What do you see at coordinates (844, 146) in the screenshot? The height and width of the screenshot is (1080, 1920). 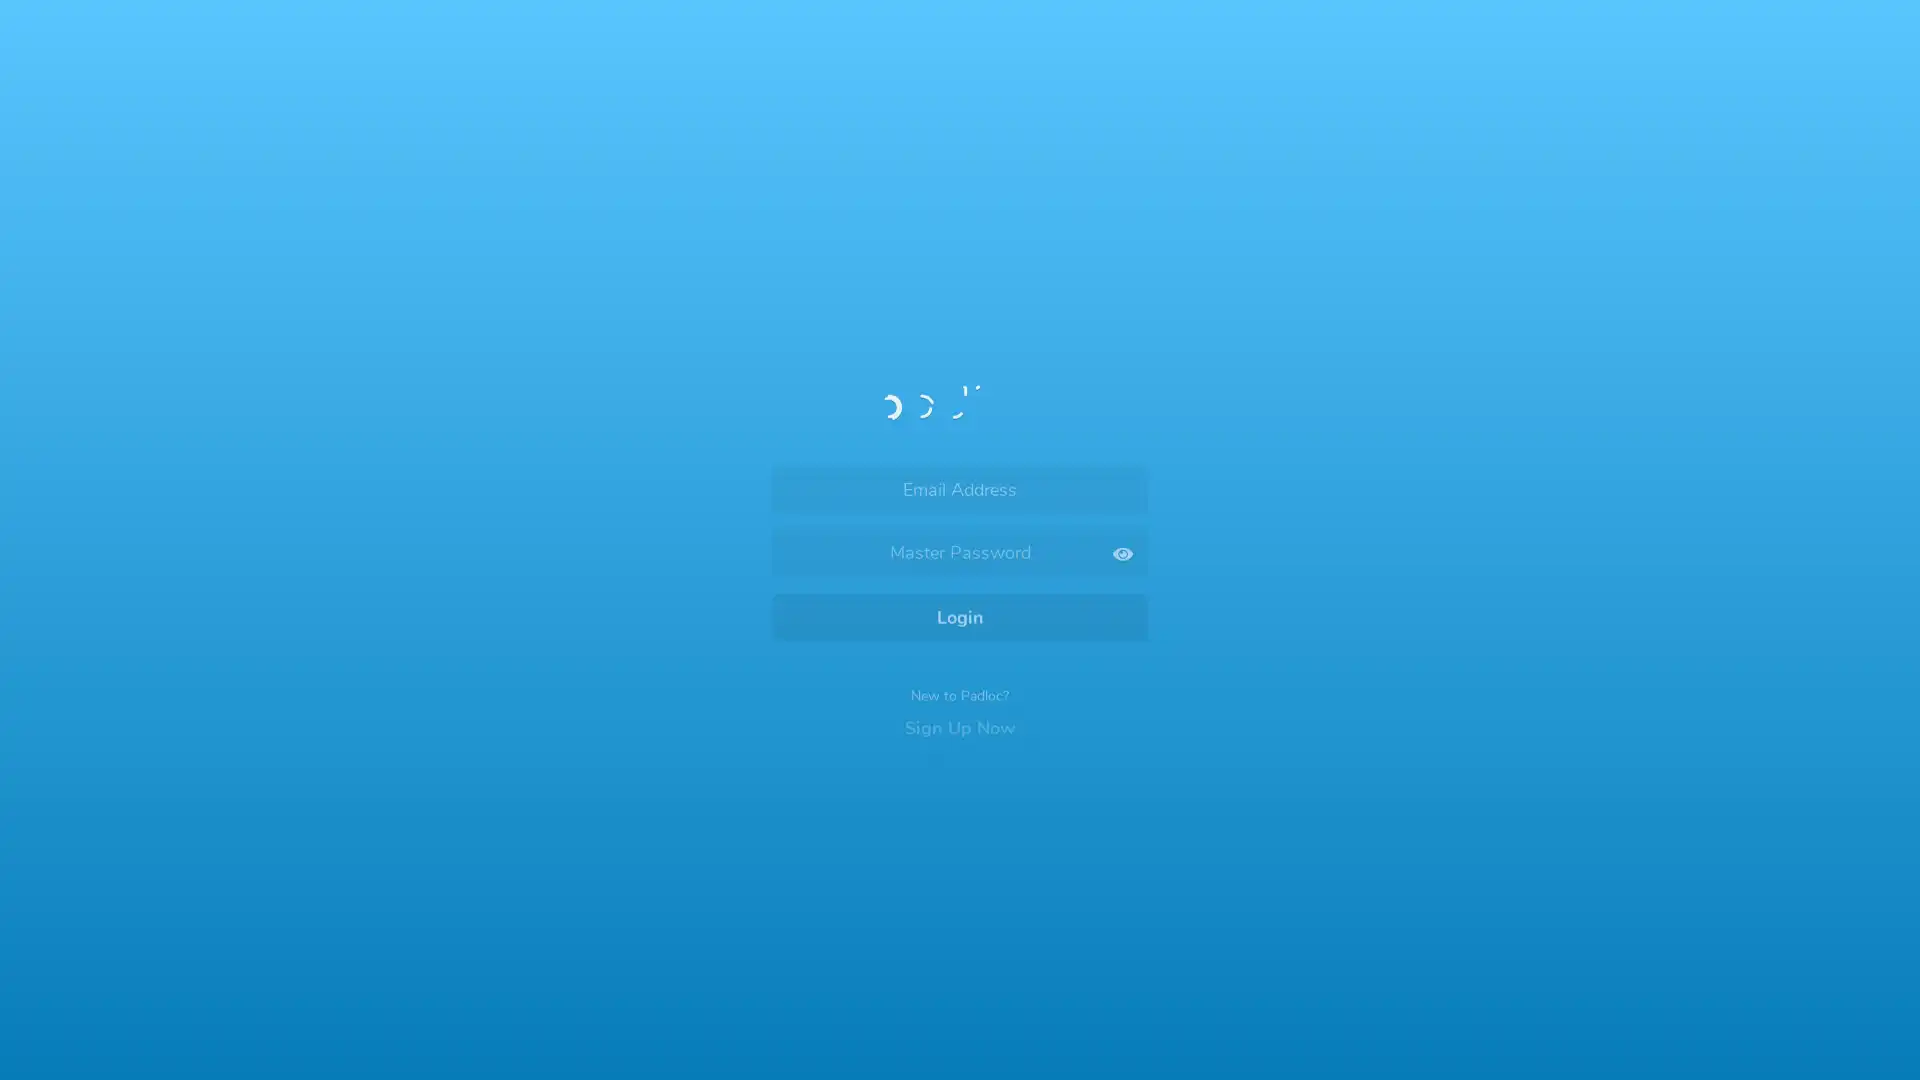 I see `Back To Login` at bounding box center [844, 146].